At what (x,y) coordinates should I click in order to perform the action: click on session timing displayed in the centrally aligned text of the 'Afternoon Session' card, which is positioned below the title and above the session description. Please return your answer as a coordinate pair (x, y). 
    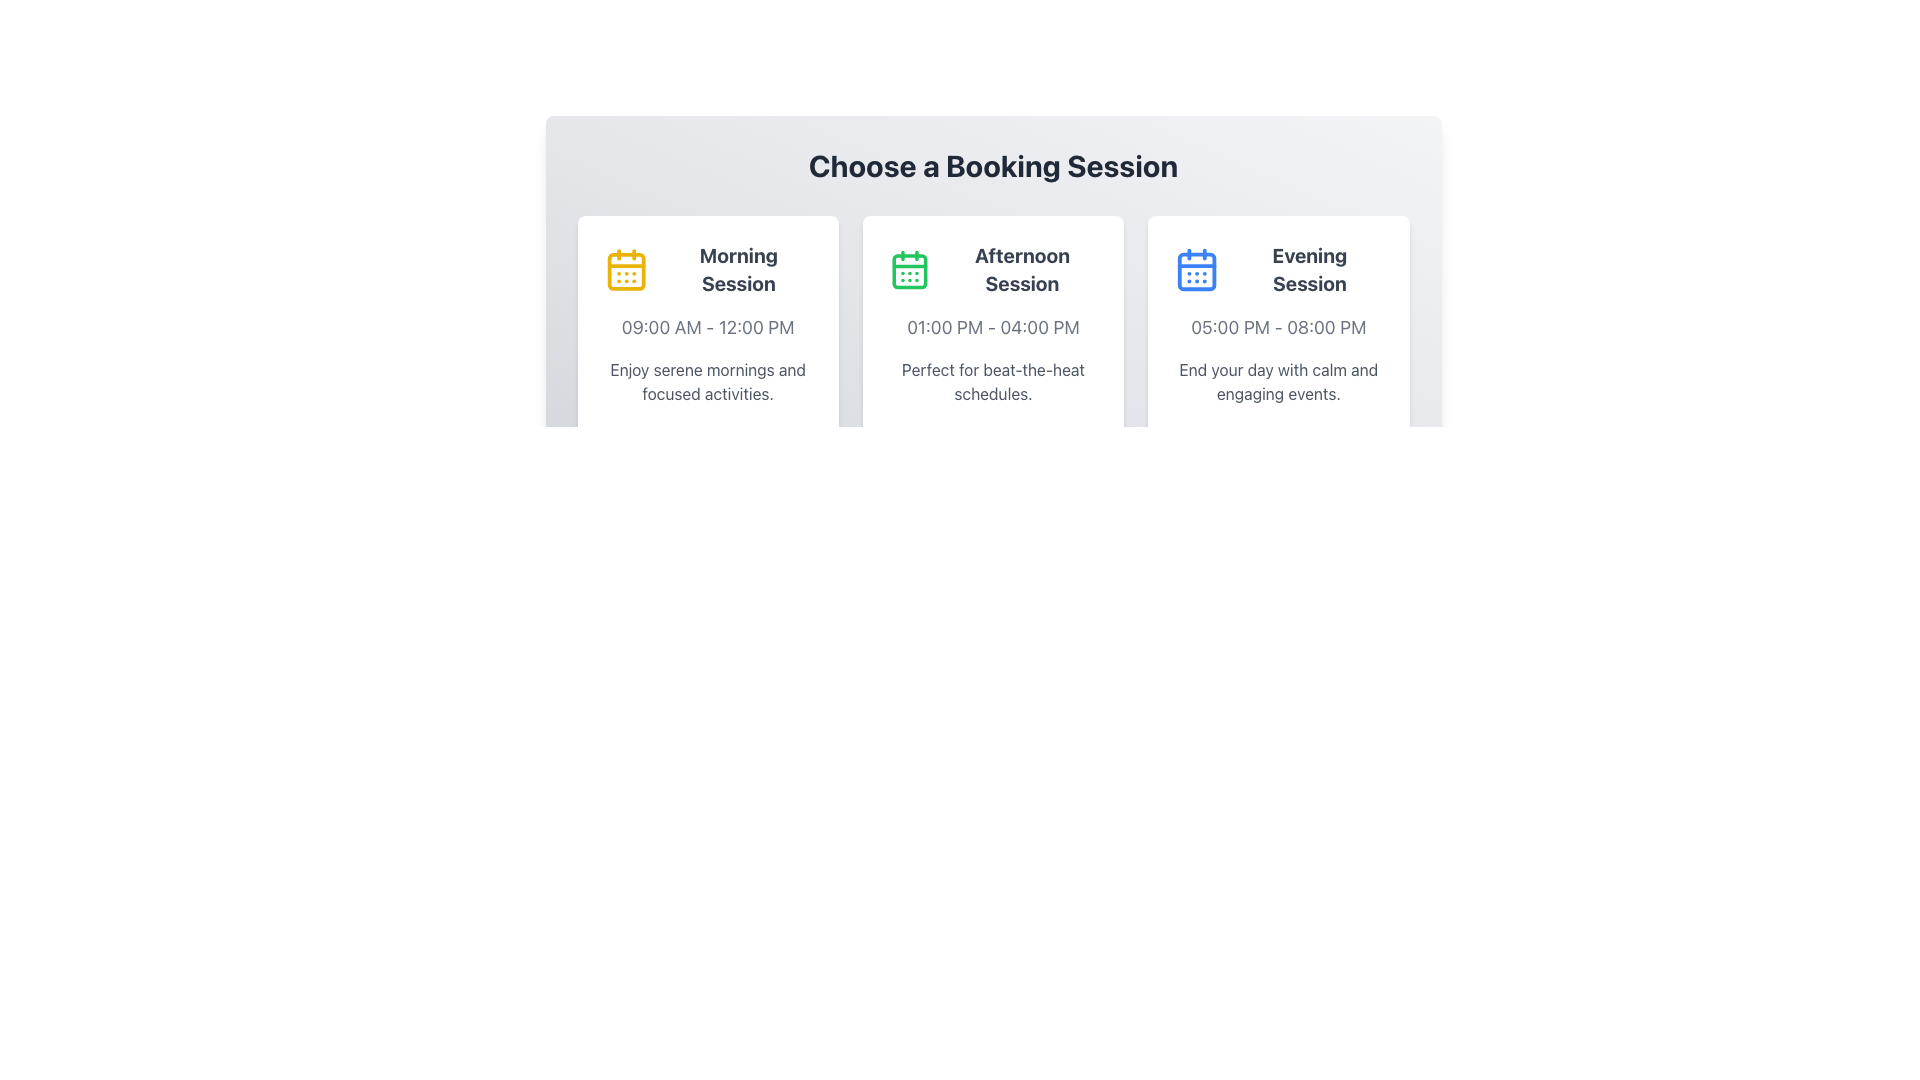
    Looking at the image, I should click on (993, 326).